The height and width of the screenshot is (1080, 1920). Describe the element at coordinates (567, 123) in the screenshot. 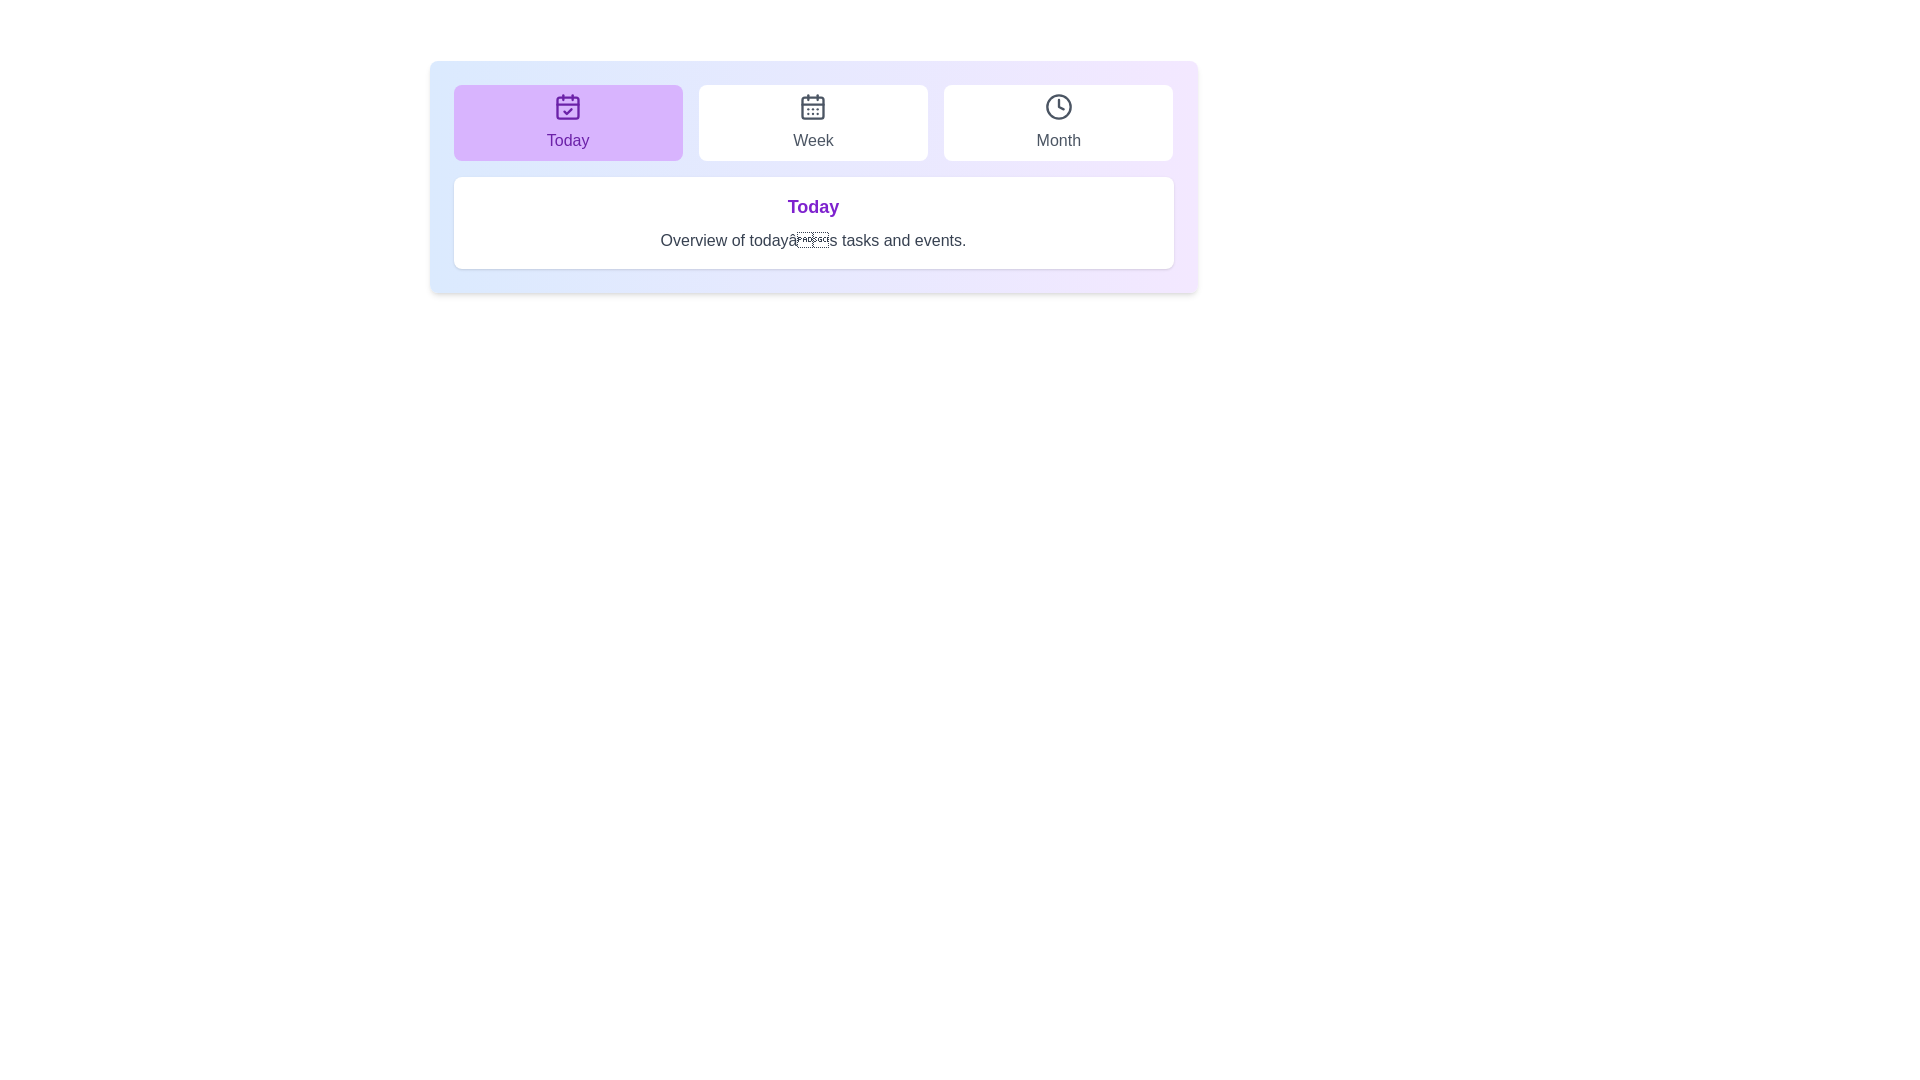

I see `the tab labeled Today to view its associated content` at that location.